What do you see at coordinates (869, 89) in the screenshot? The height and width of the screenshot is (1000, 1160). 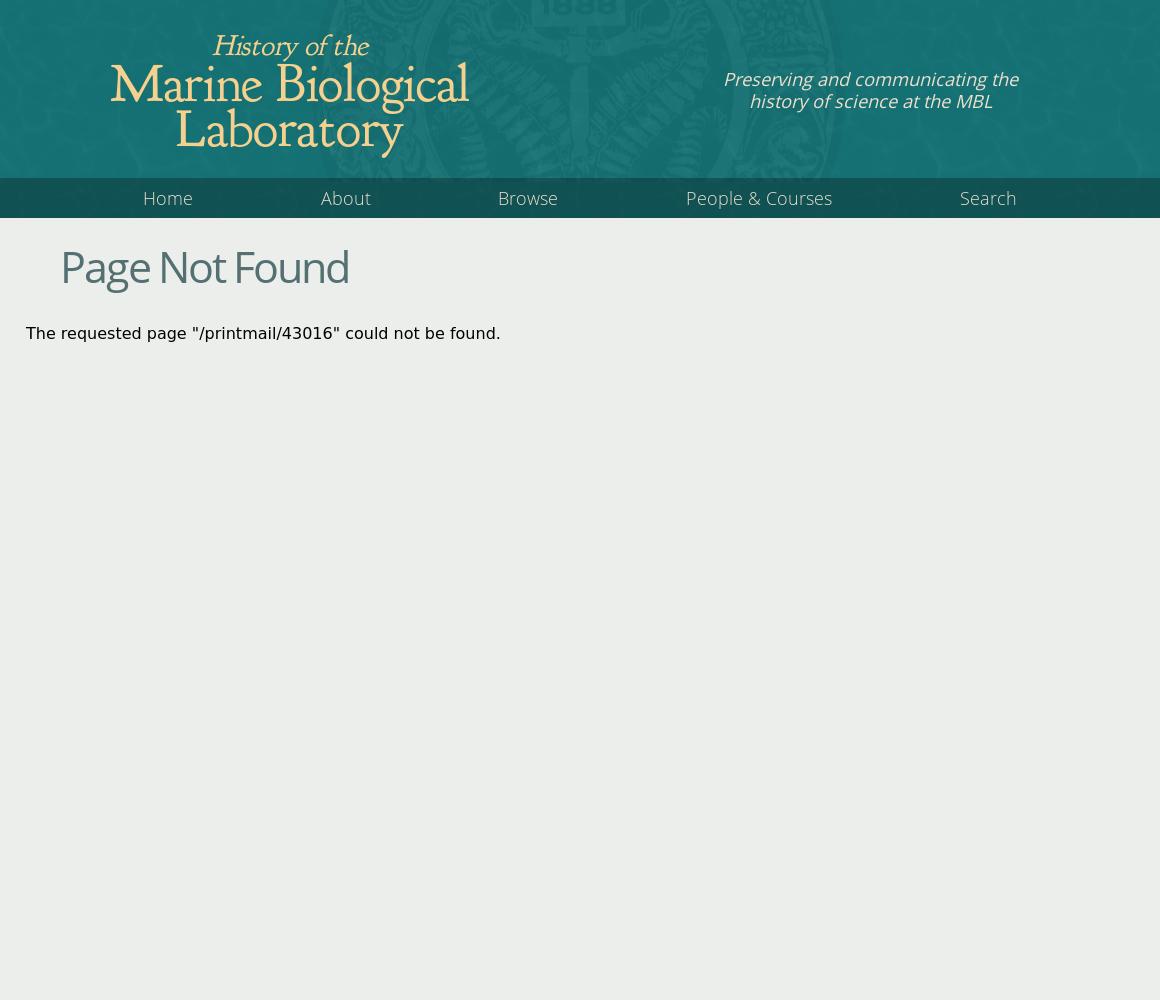 I see `'Preserving and communicating the history of science at the MBL'` at bounding box center [869, 89].